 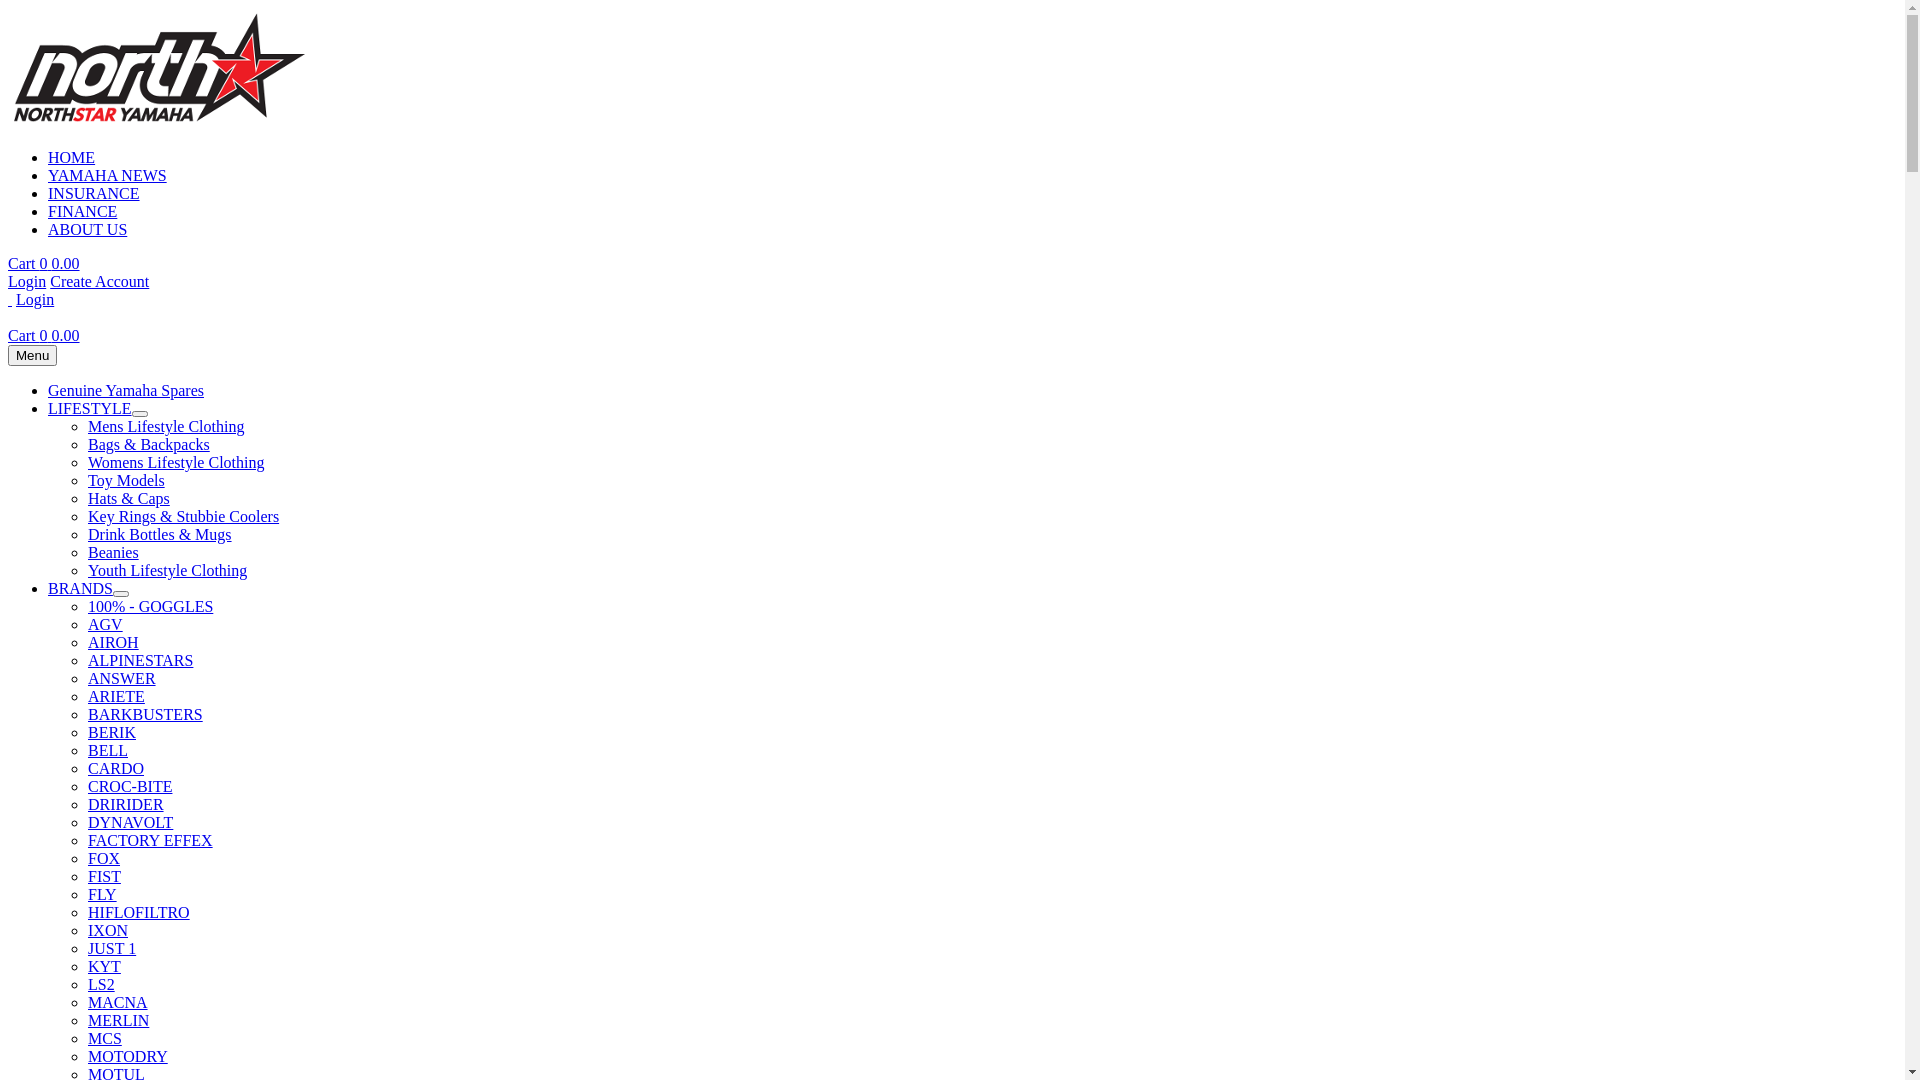 I want to click on 'YAMAHA NEWS', so click(x=106, y=174).